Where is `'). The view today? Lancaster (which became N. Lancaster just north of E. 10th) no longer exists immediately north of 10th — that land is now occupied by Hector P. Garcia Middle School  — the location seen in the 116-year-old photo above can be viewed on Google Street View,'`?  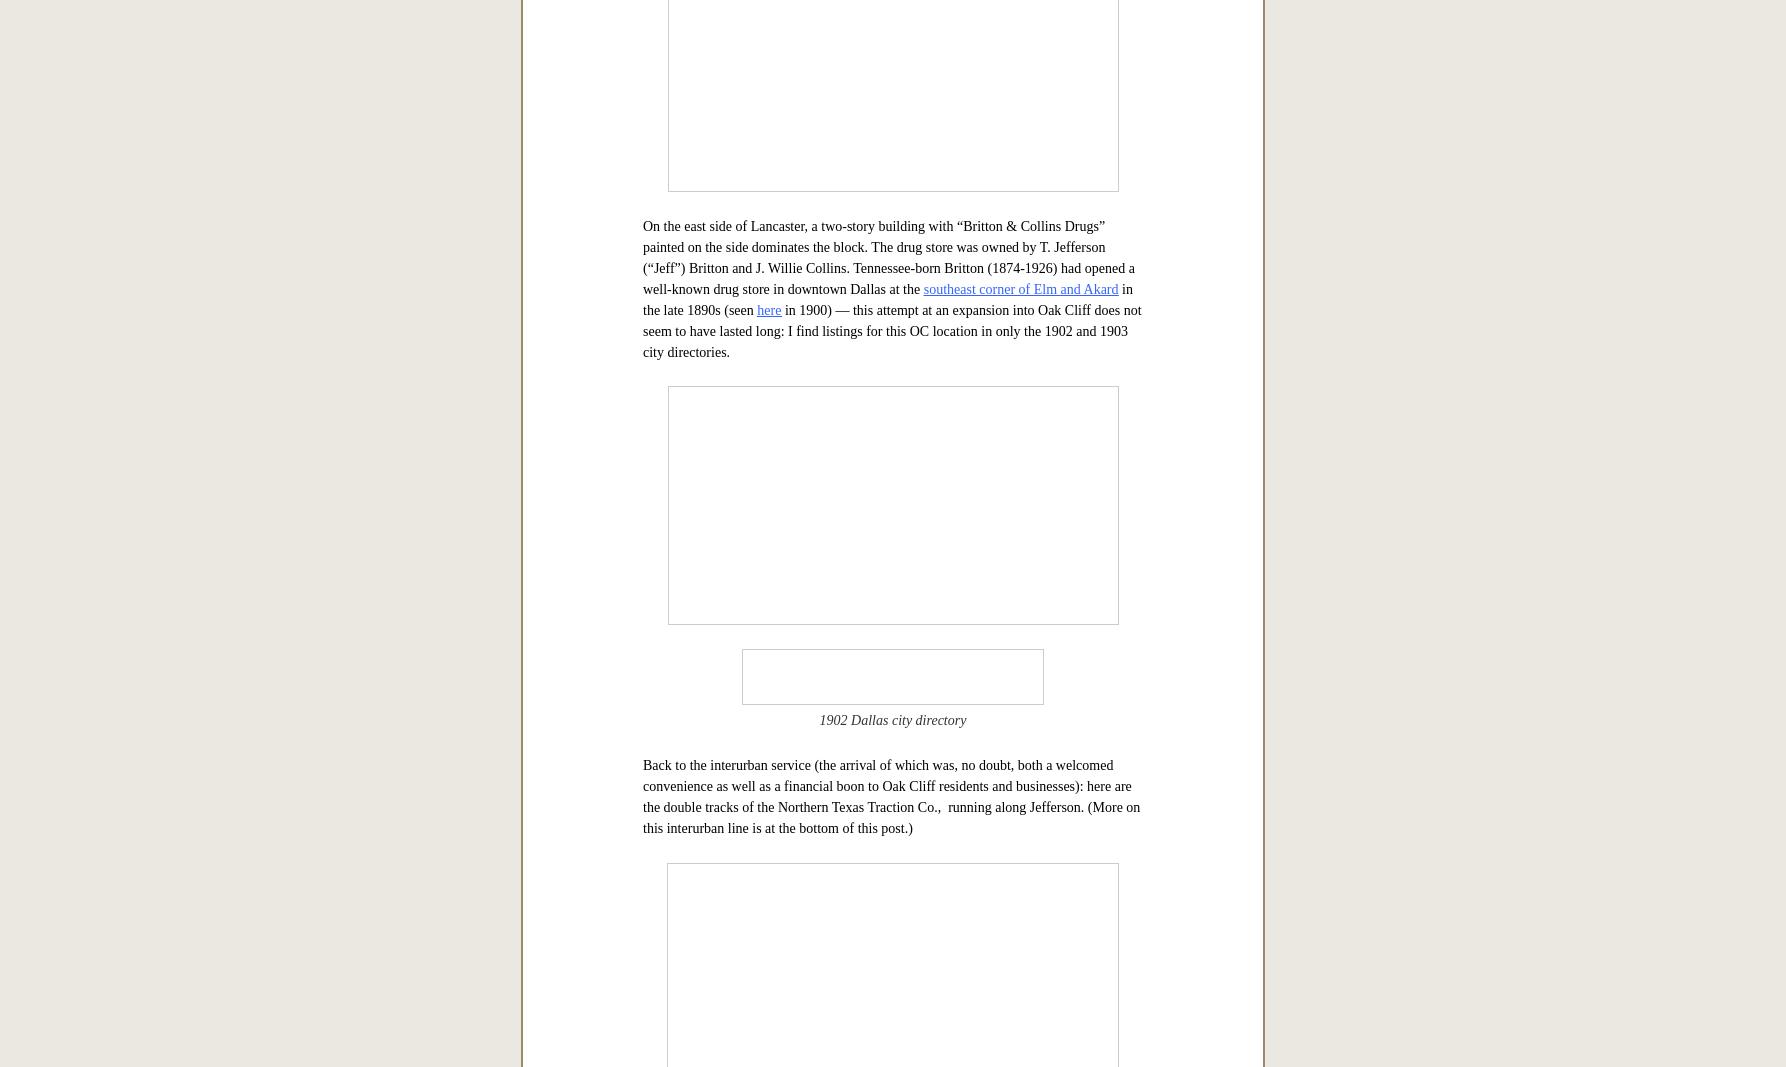 '). The view today? Lancaster (which became N. Lancaster just north of E. 10th) no longer exists immediately north of 10th — that land is now occupied by Hector P. Garcia Middle School  — the location seen in the 116-year-old photo above can be viewed on Google Street View,' is located at coordinates (891, 87).